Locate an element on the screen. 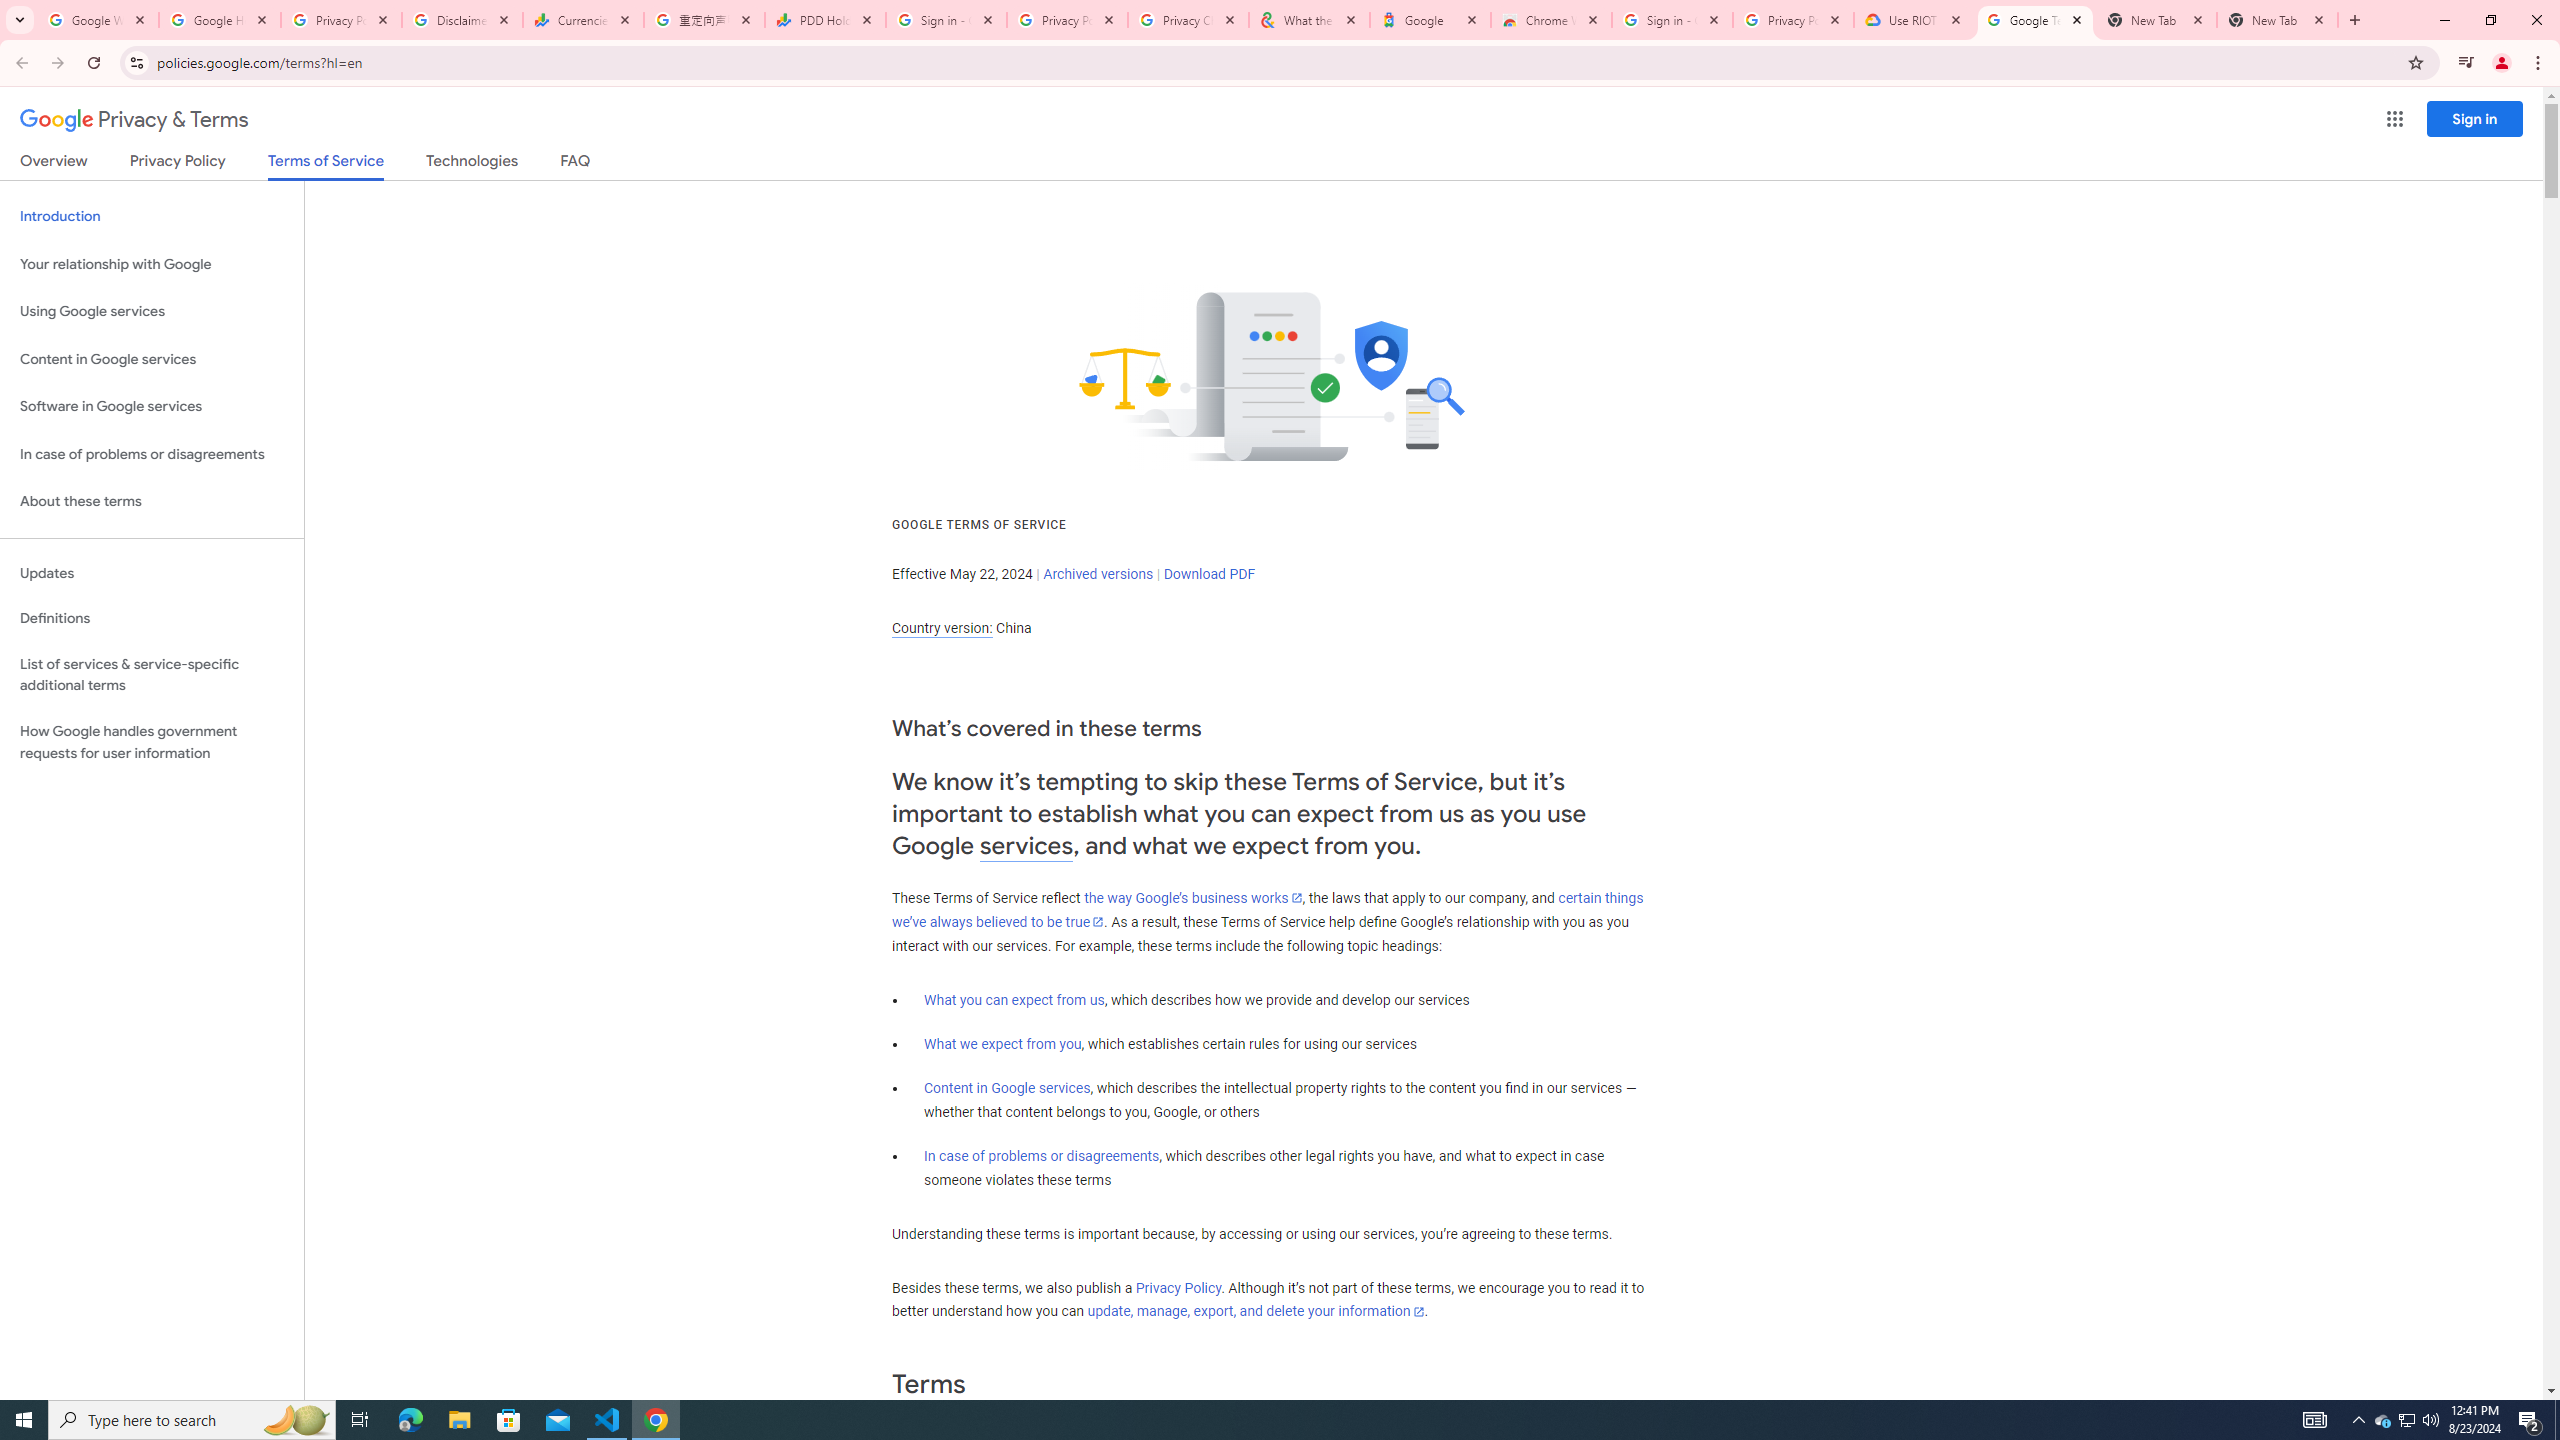 This screenshot has height=1440, width=2560. 'Google Workspace Admin Community' is located at coordinates (97, 19).